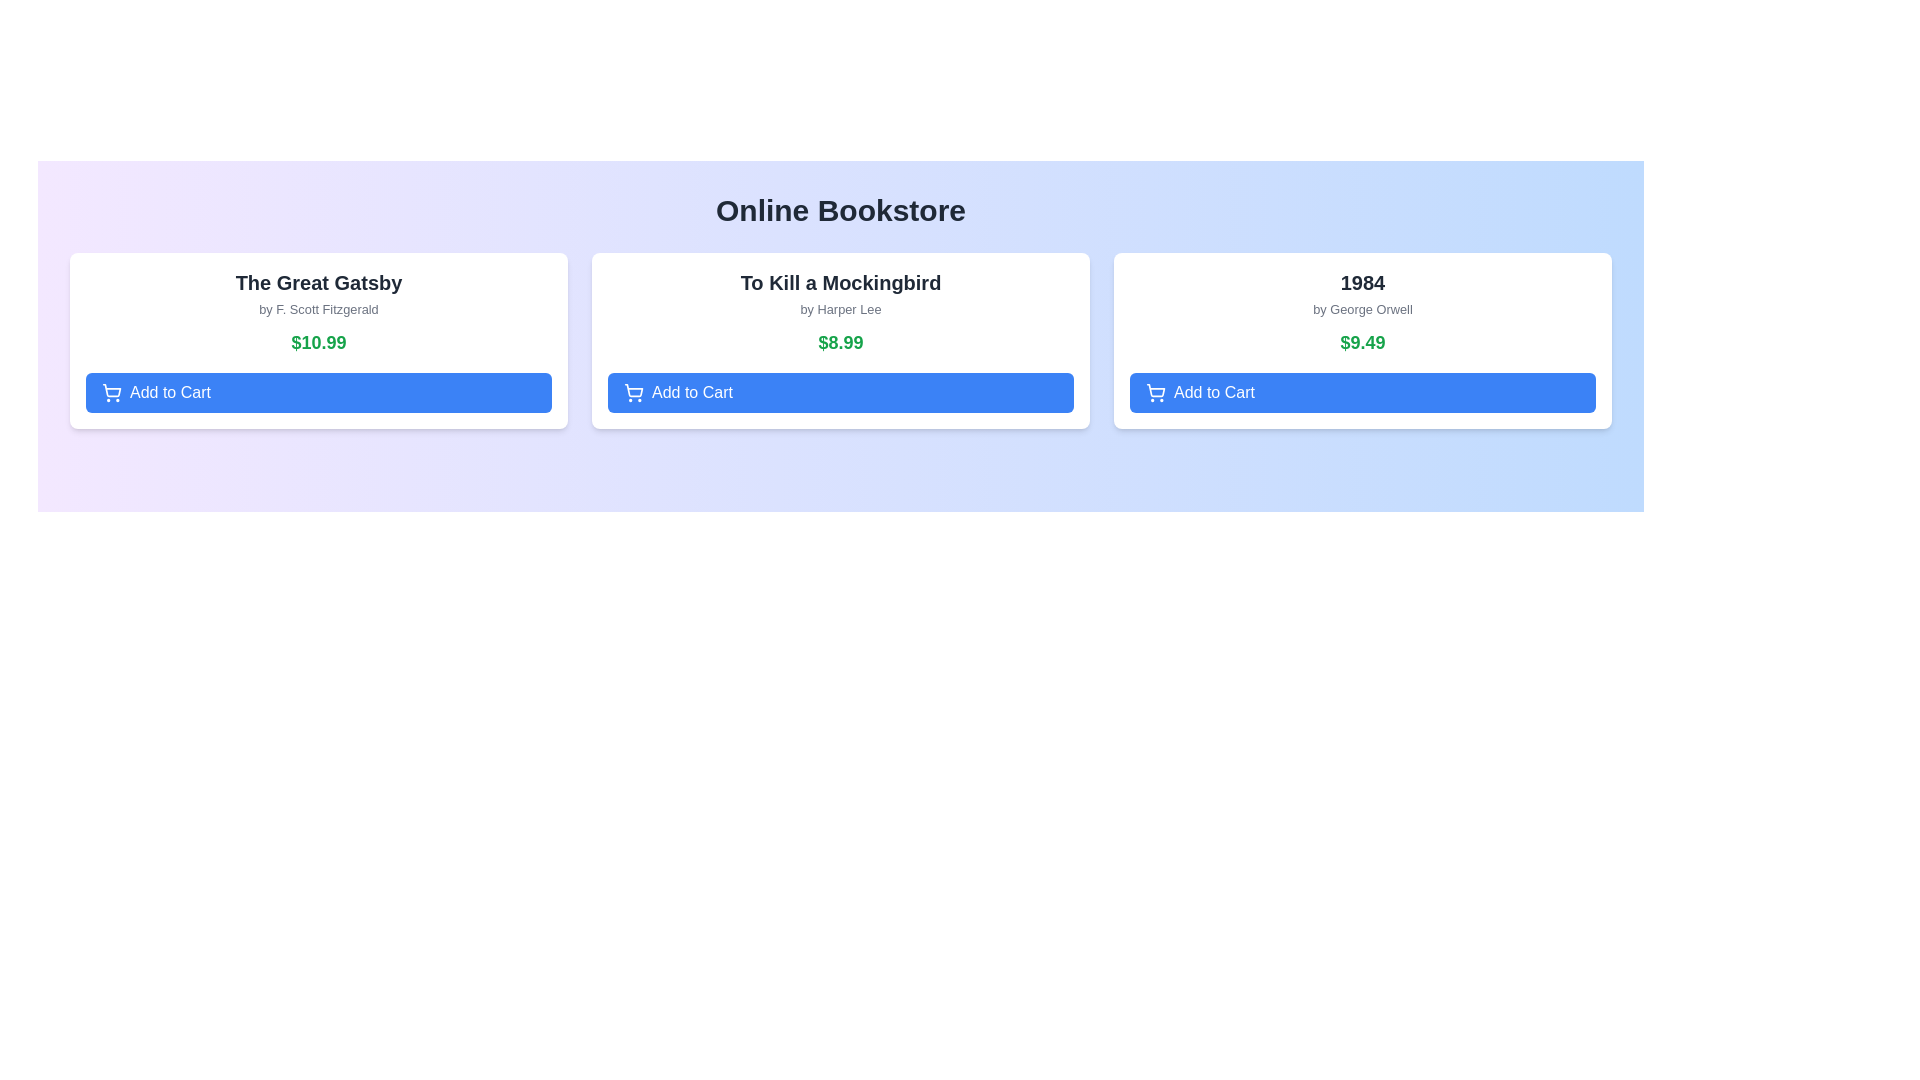  What do you see at coordinates (110, 393) in the screenshot?
I see `the shopping cart icon that is the leftmost component of the blue 'Add to Cart' button under 'The Great Gatsby' section` at bounding box center [110, 393].